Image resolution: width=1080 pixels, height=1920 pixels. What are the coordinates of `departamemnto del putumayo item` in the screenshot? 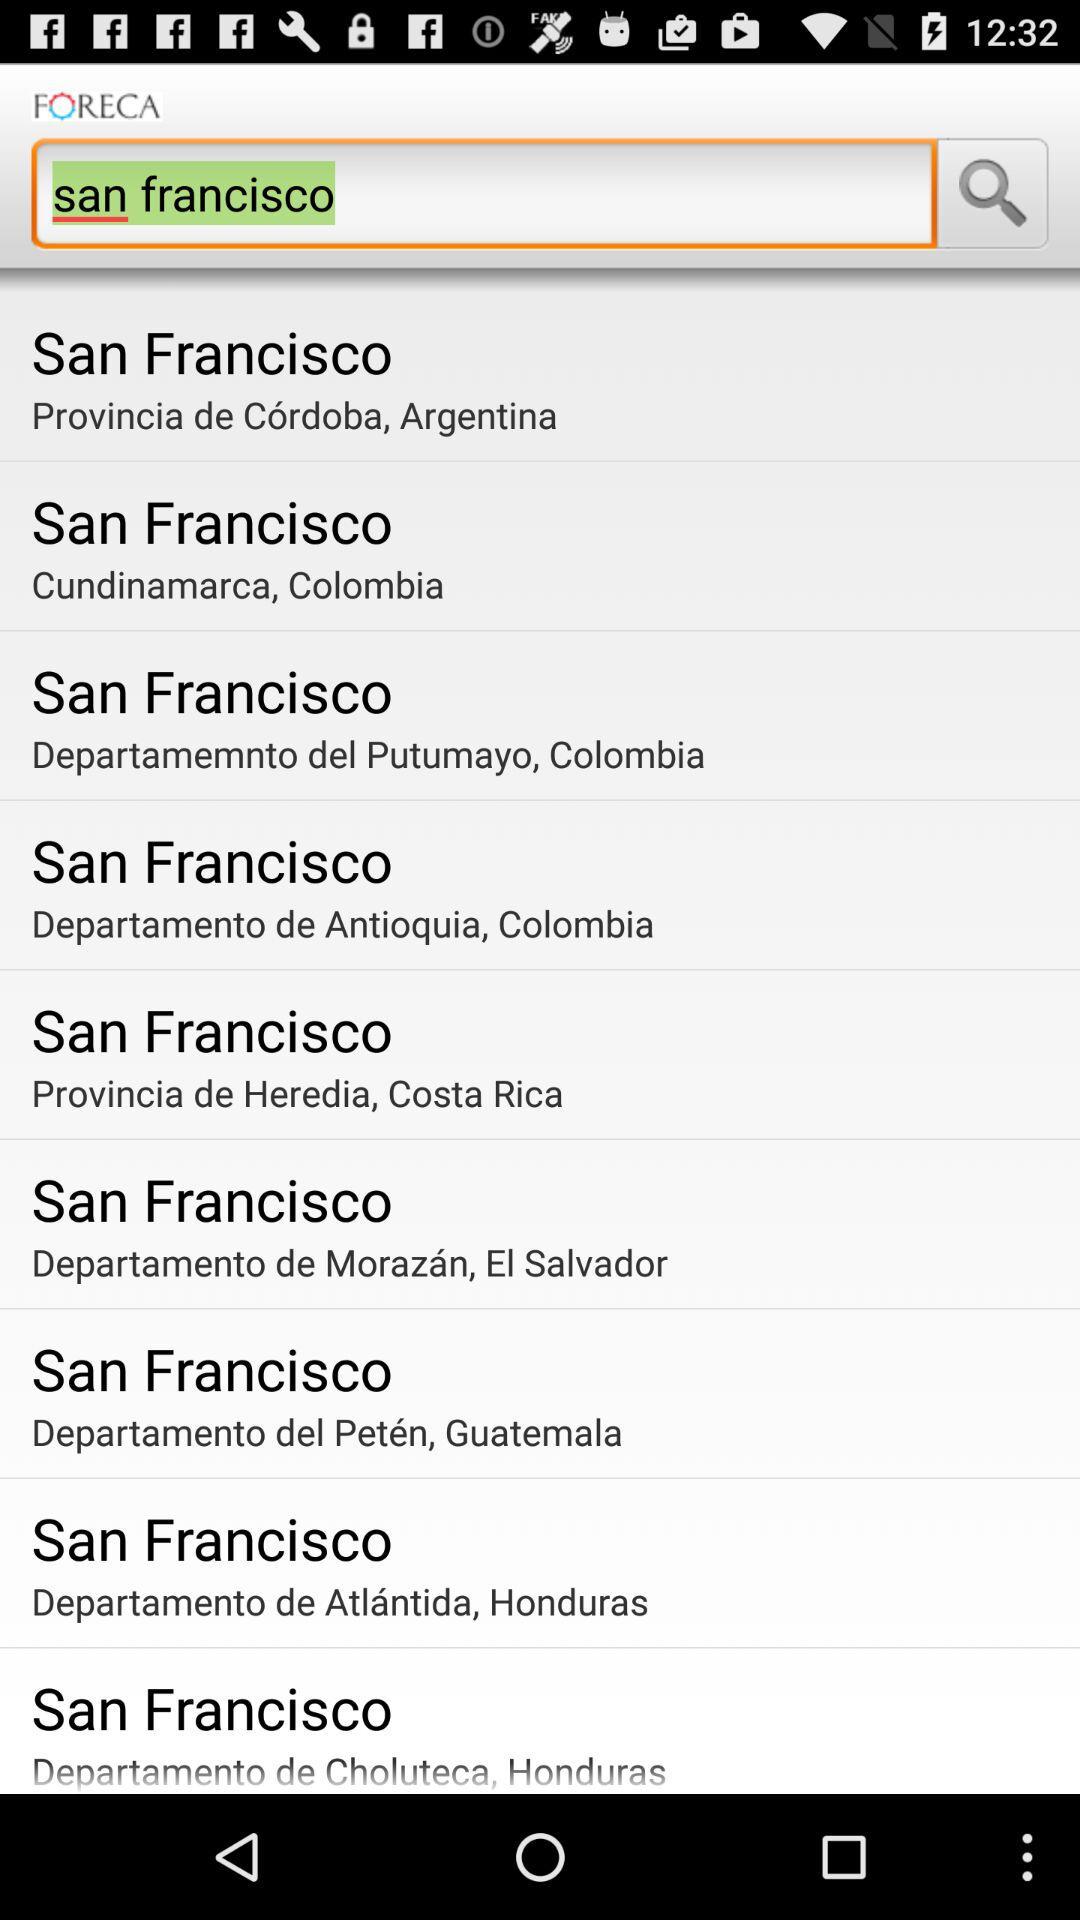 It's located at (547, 752).